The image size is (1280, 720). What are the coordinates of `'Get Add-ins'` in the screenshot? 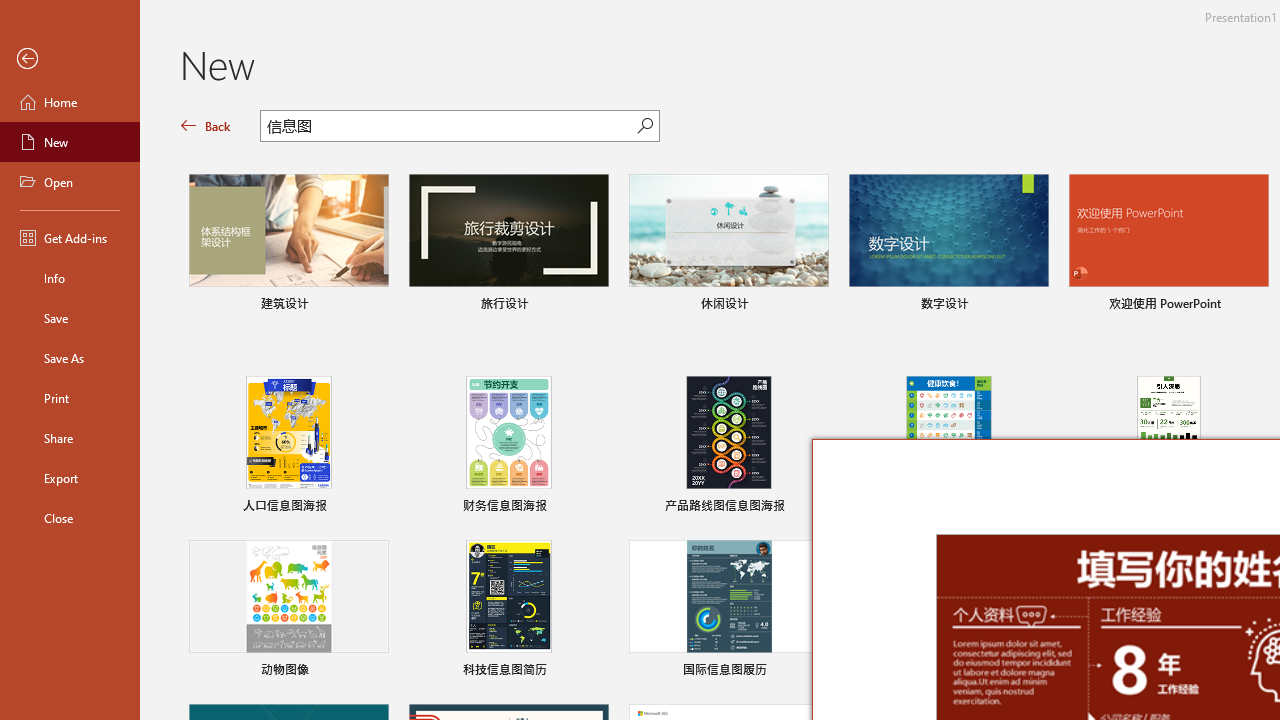 It's located at (69, 236).